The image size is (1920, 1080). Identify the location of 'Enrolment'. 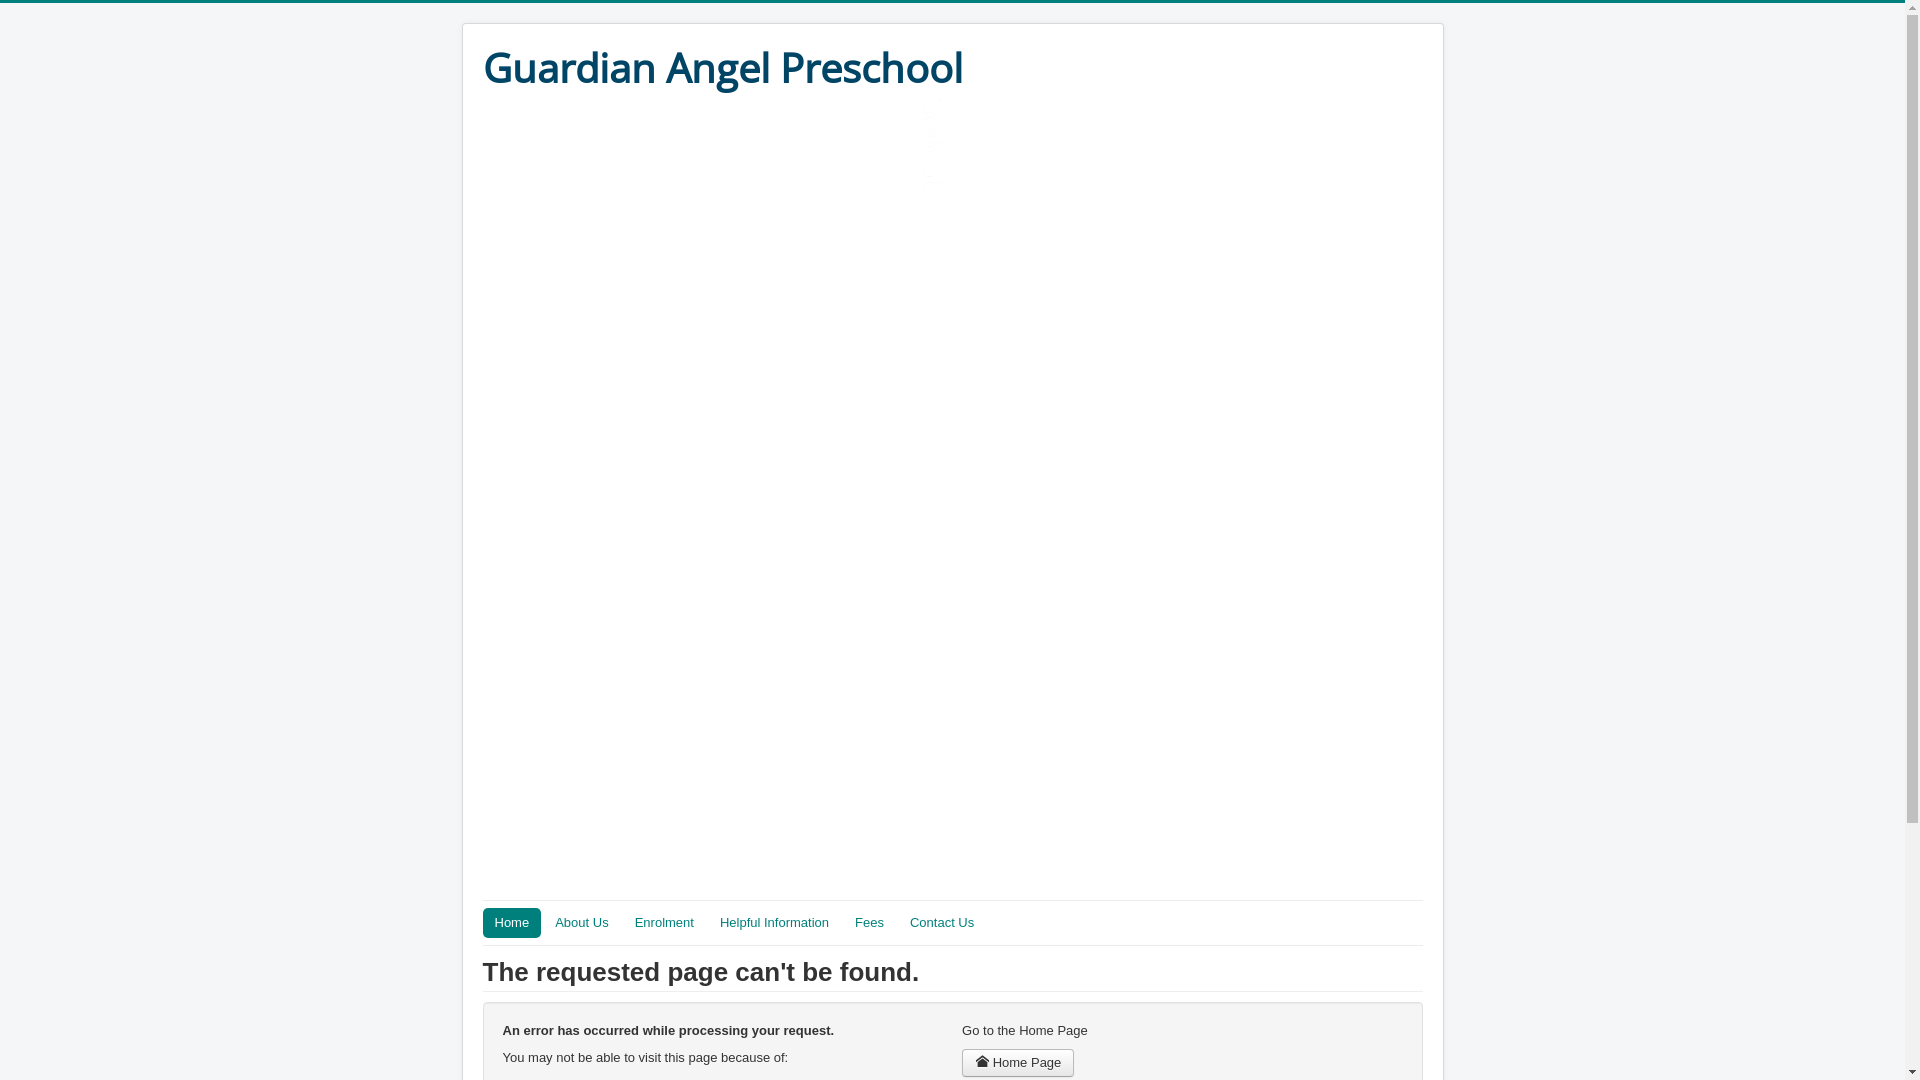
(664, 922).